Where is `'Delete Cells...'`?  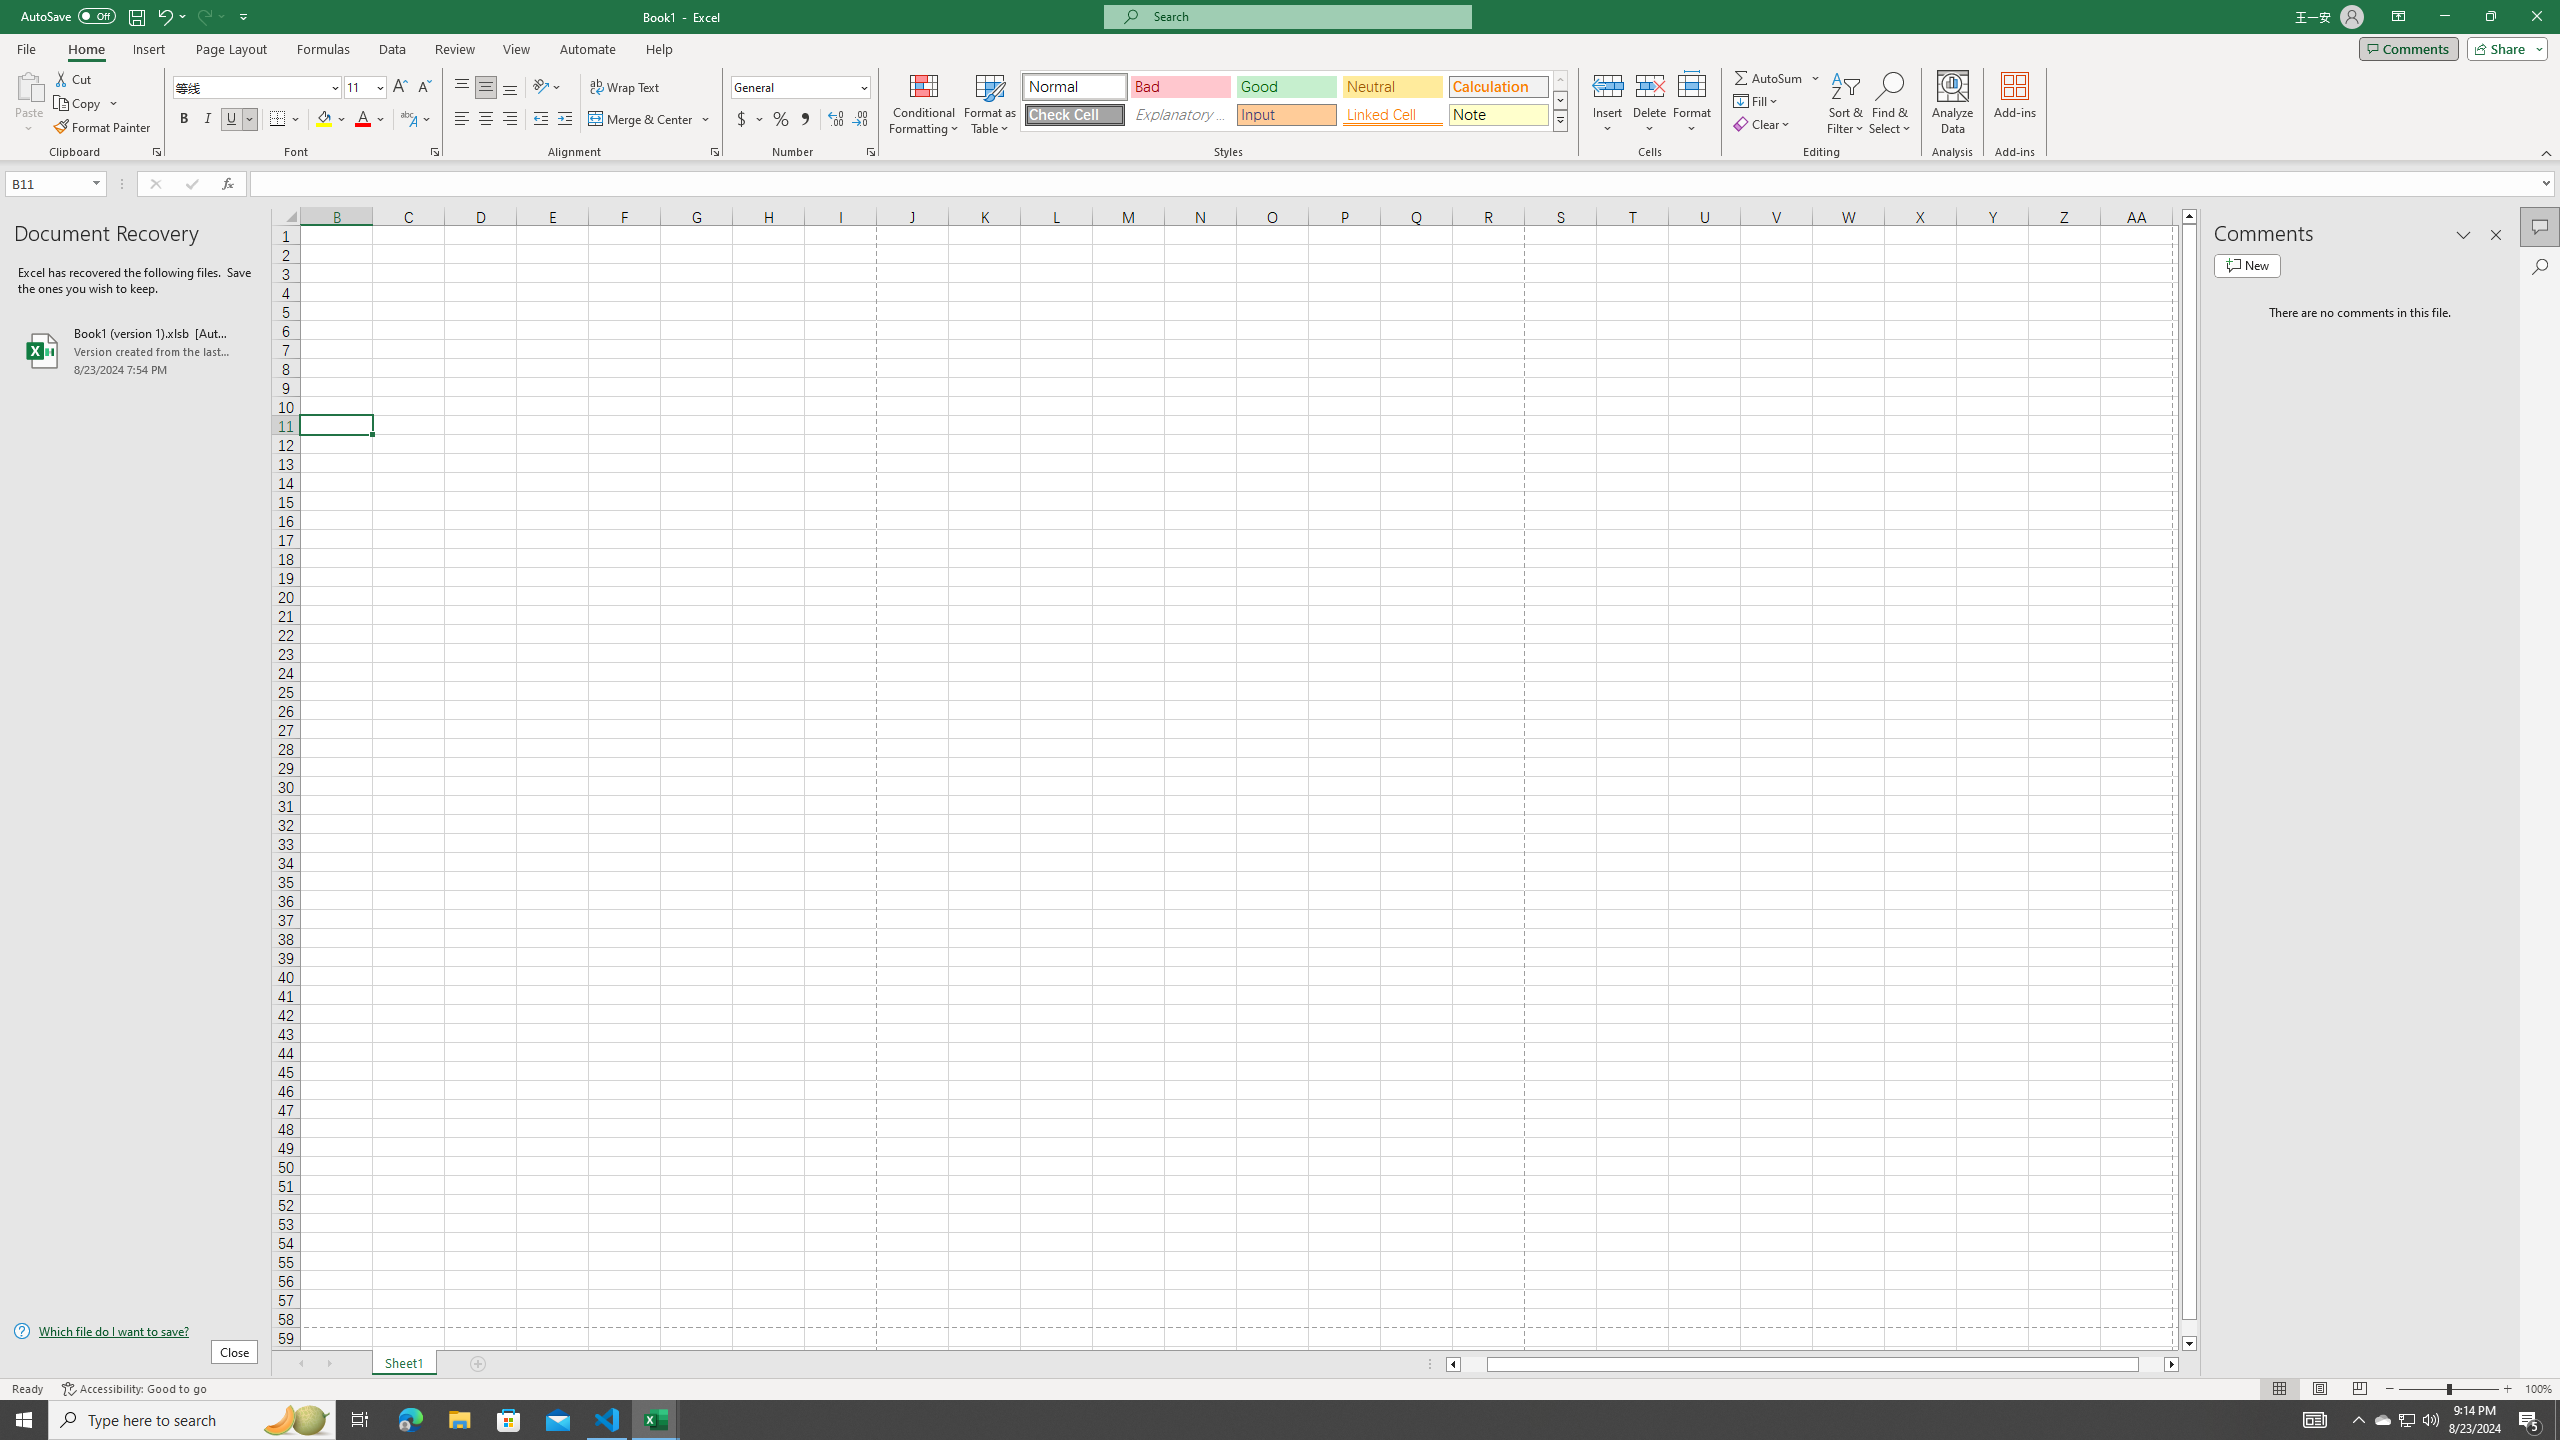 'Delete Cells...' is located at coordinates (1648, 84).